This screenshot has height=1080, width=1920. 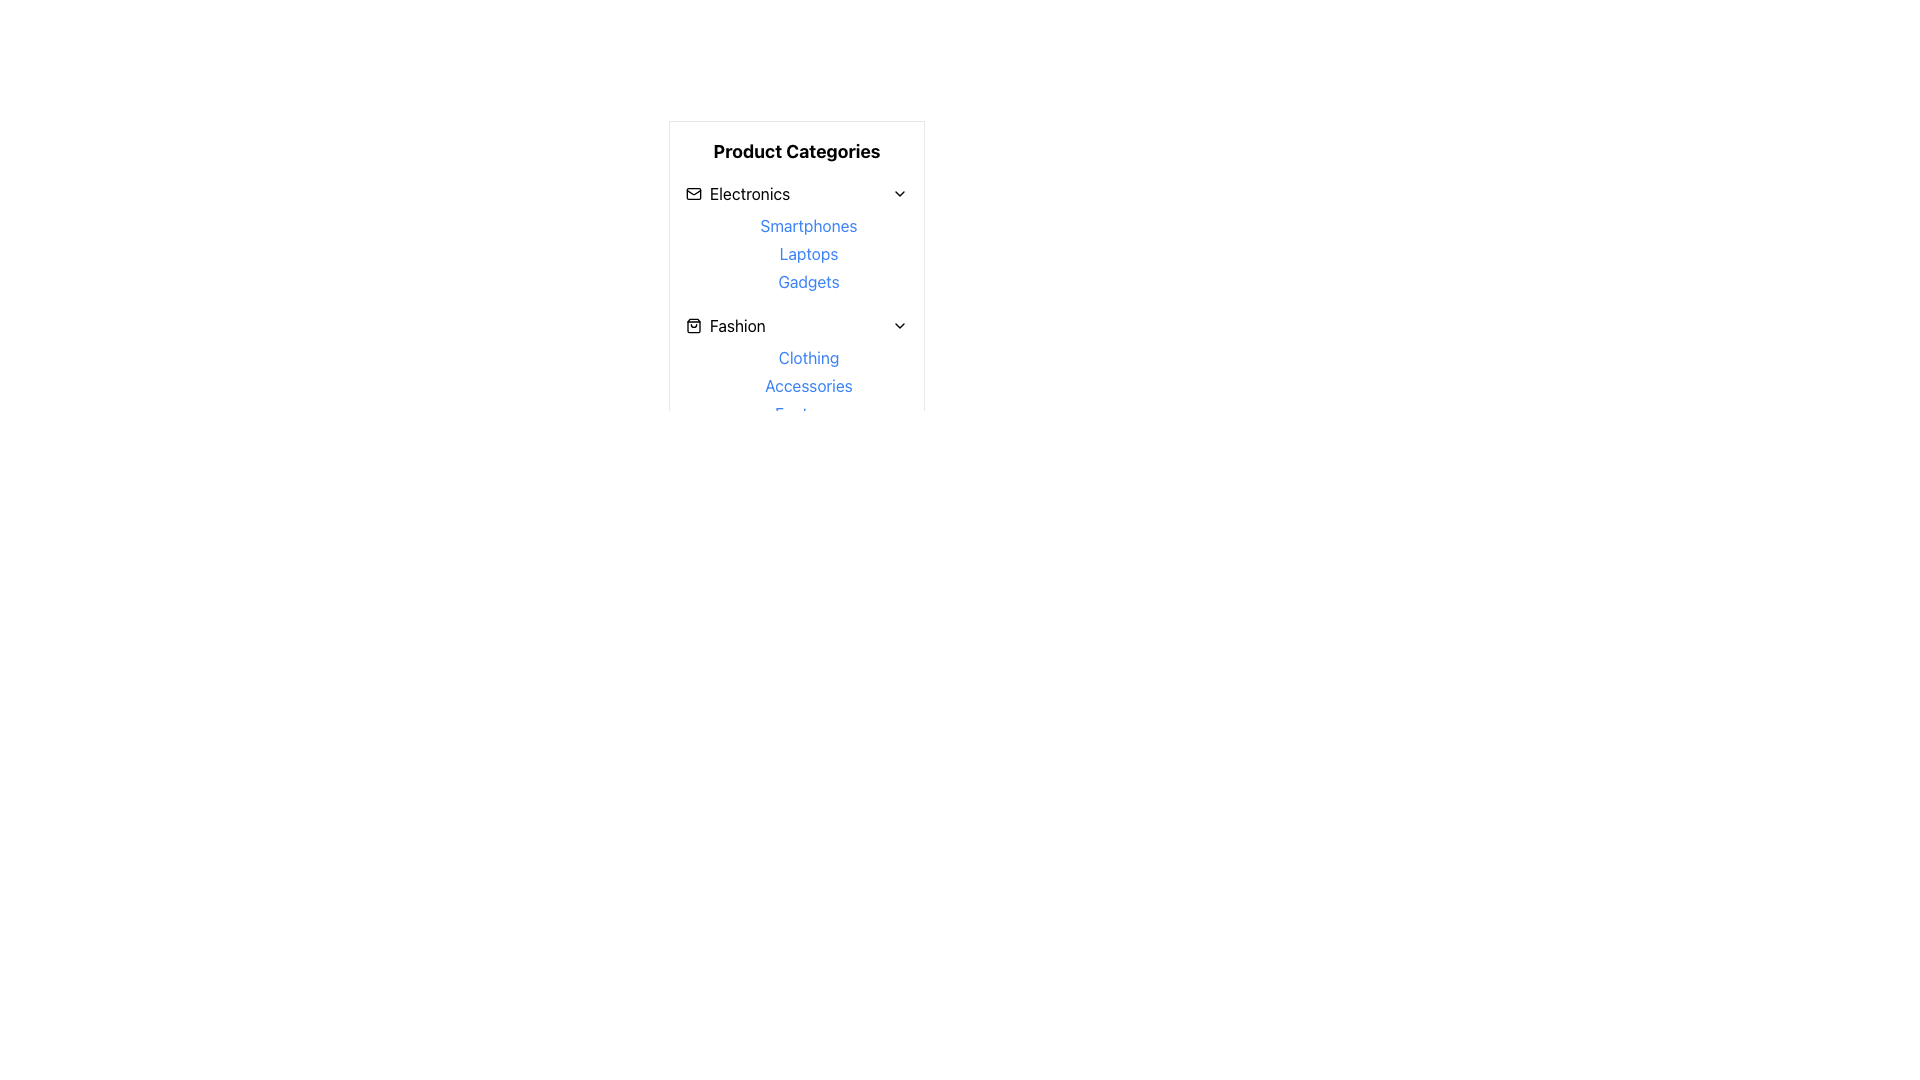 What do you see at coordinates (809, 281) in the screenshot?
I see `the 'Gadgets' text link, which is the third item under the 'Electronics' section` at bounding box center [809, 281].